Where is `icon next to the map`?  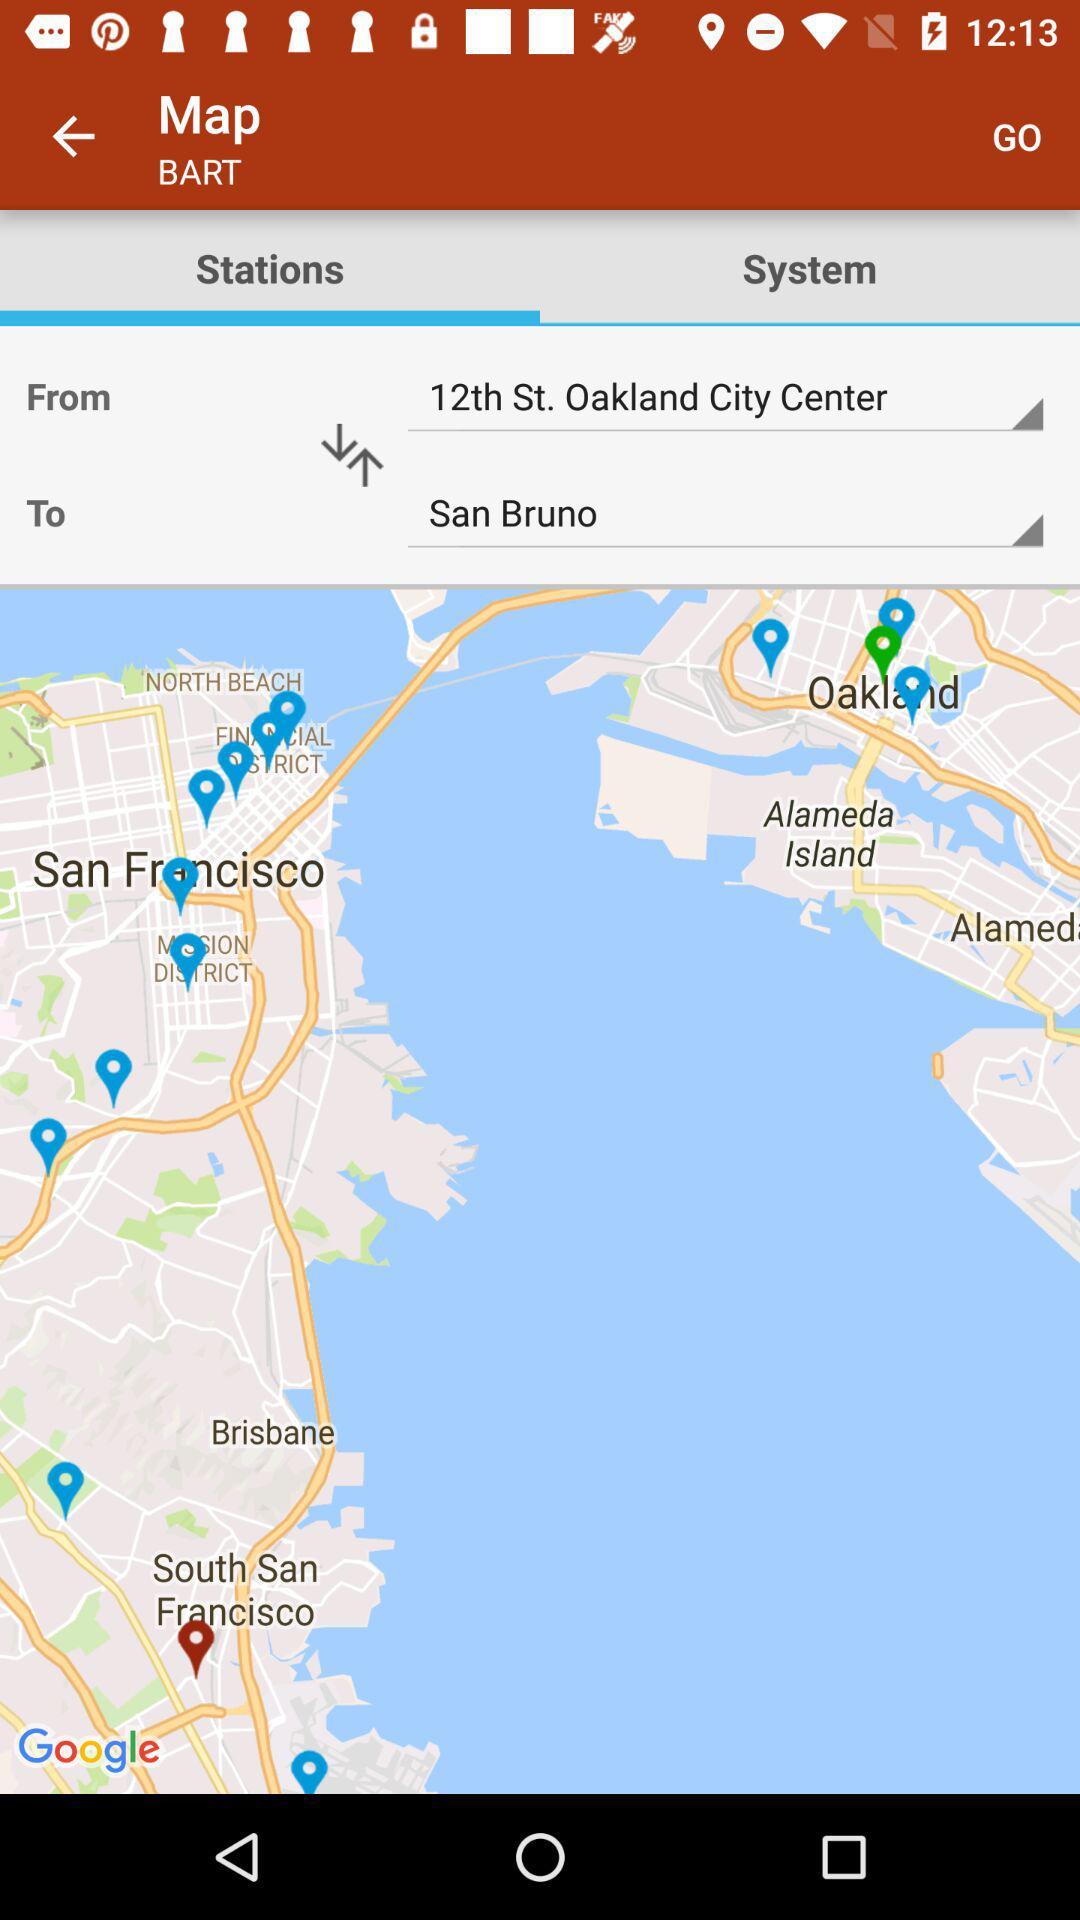 icon next to the map is located at coordinates (72, 135).